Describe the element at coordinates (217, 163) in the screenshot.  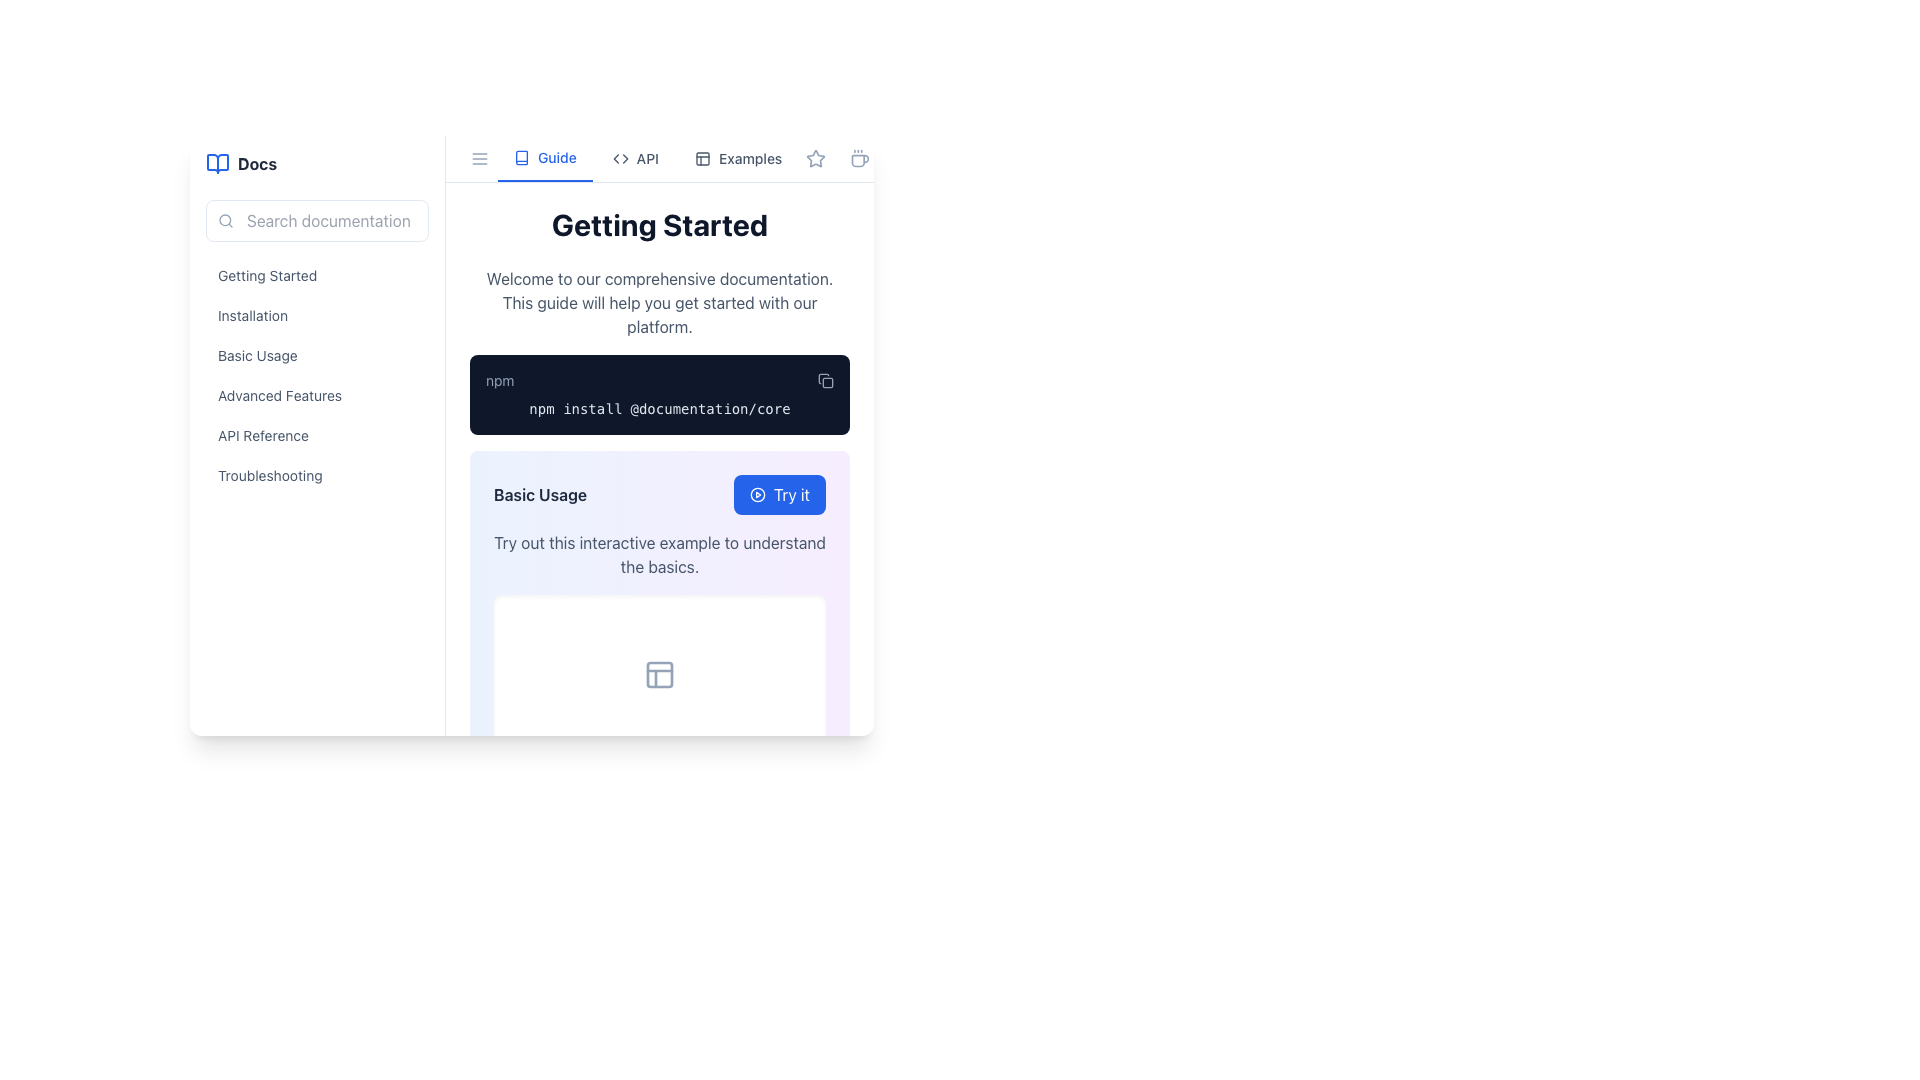
I see `the book icon located in the top-left corner of the interface next to the 'Docs' text title in the sidebar` at that location.